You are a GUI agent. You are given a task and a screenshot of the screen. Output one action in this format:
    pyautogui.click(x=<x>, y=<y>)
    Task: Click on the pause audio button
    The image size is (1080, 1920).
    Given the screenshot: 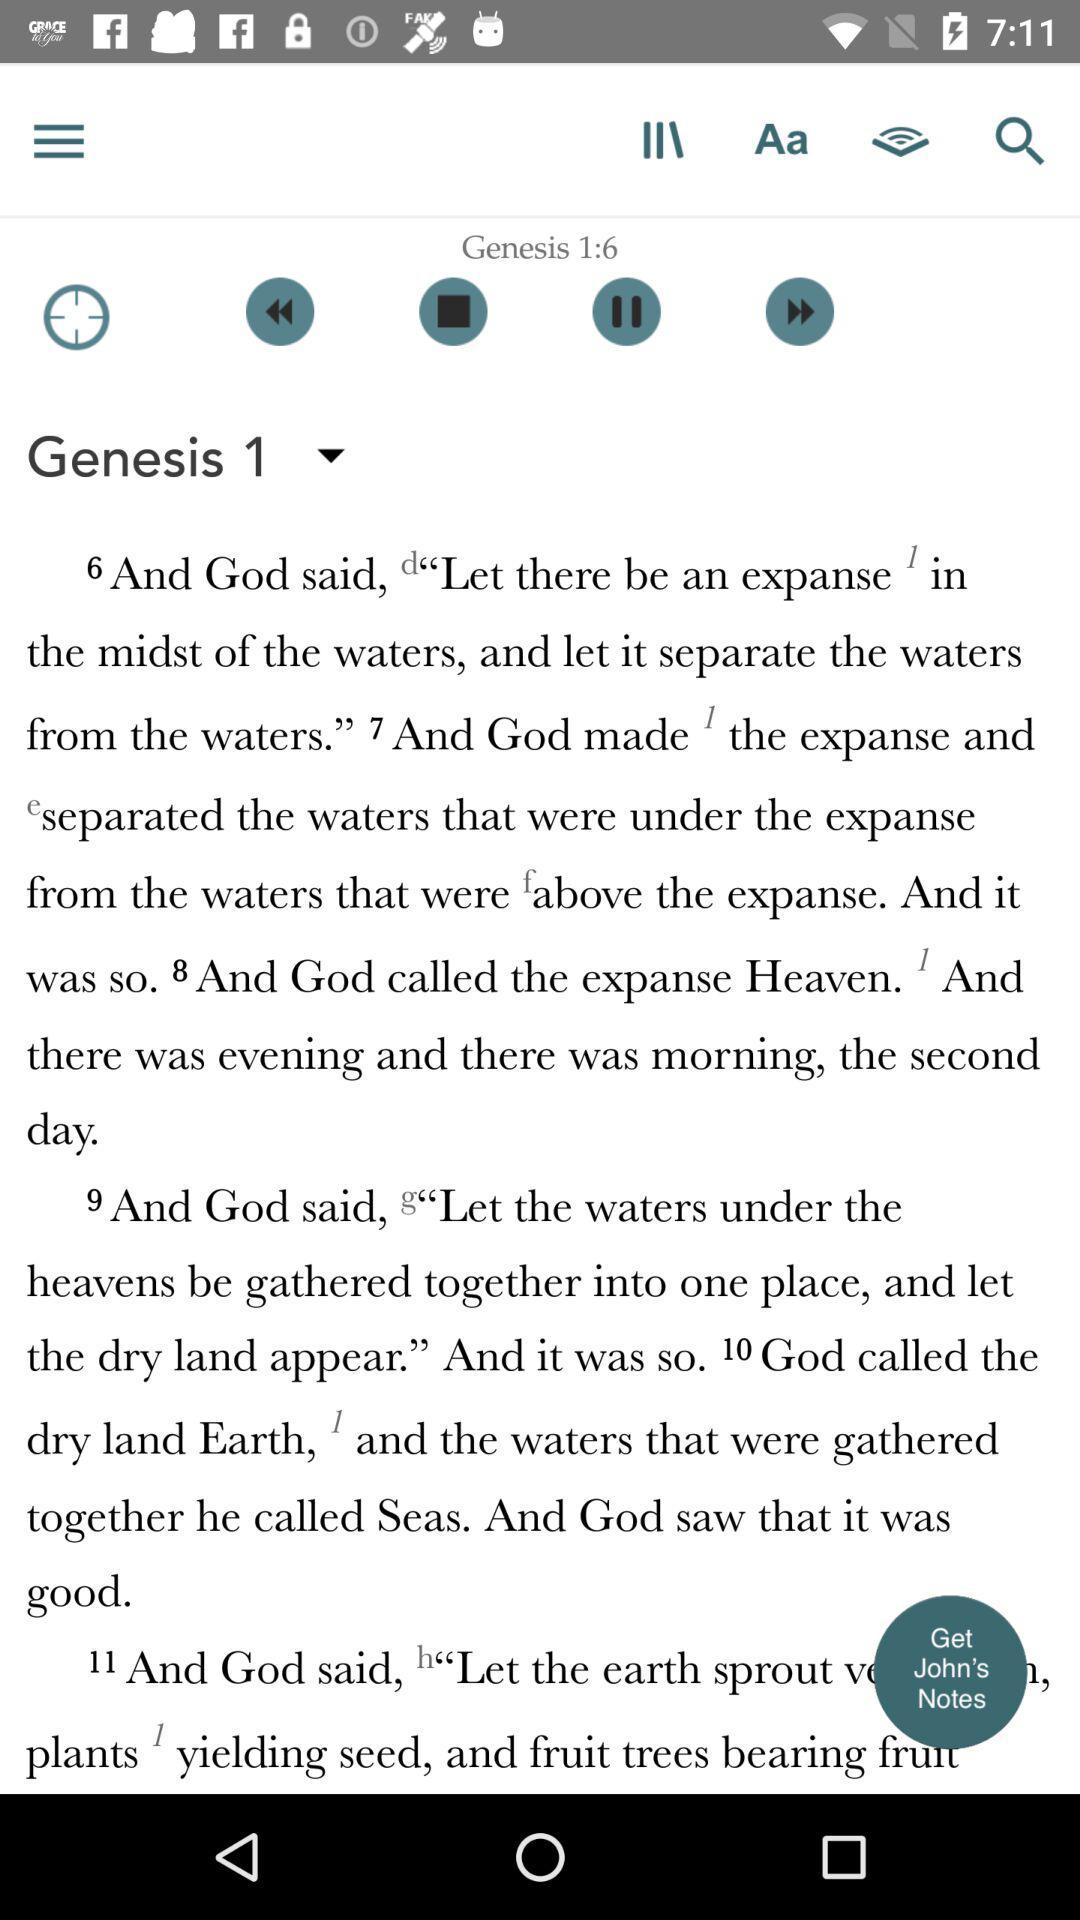 What is the action you would take?
    pyautogui.click(x=625, y=310)
    